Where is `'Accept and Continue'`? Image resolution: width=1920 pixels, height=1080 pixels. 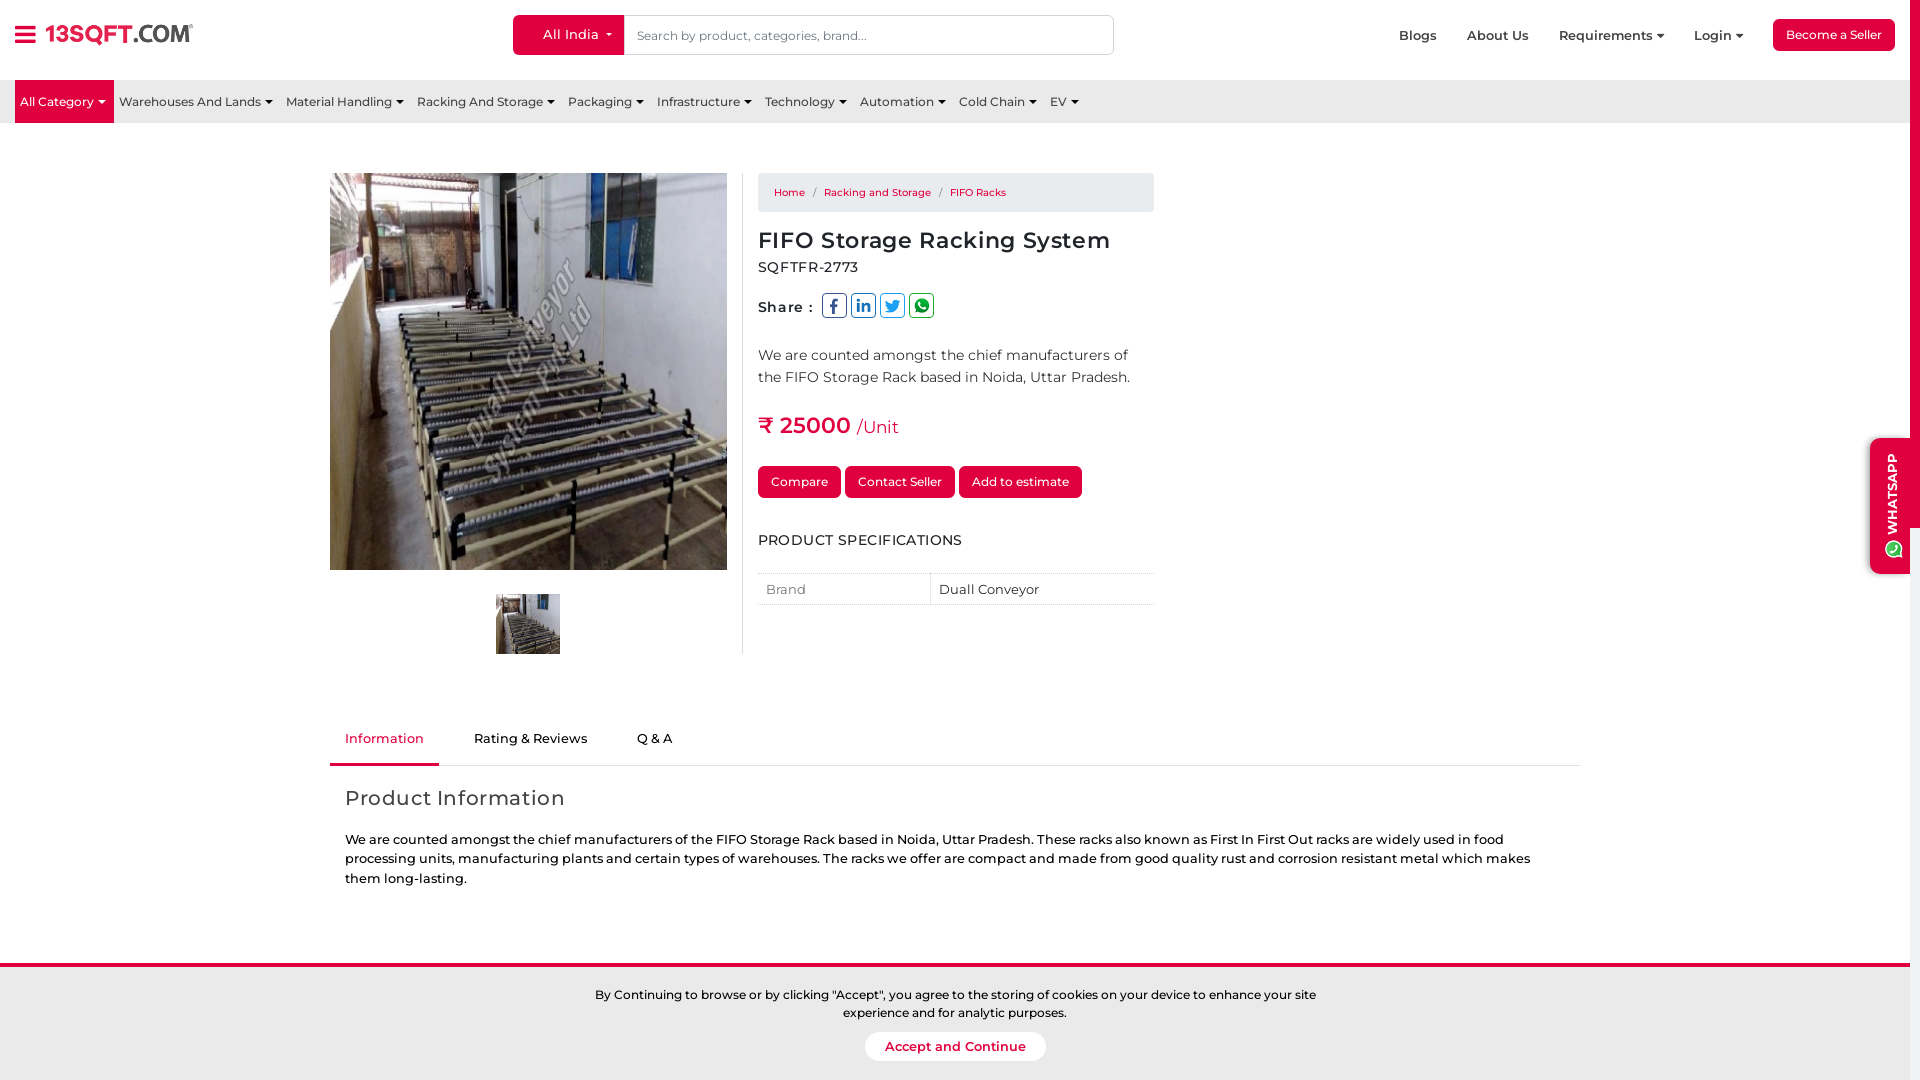 'Accept and Continue' is located at coordinates (953, 1045).